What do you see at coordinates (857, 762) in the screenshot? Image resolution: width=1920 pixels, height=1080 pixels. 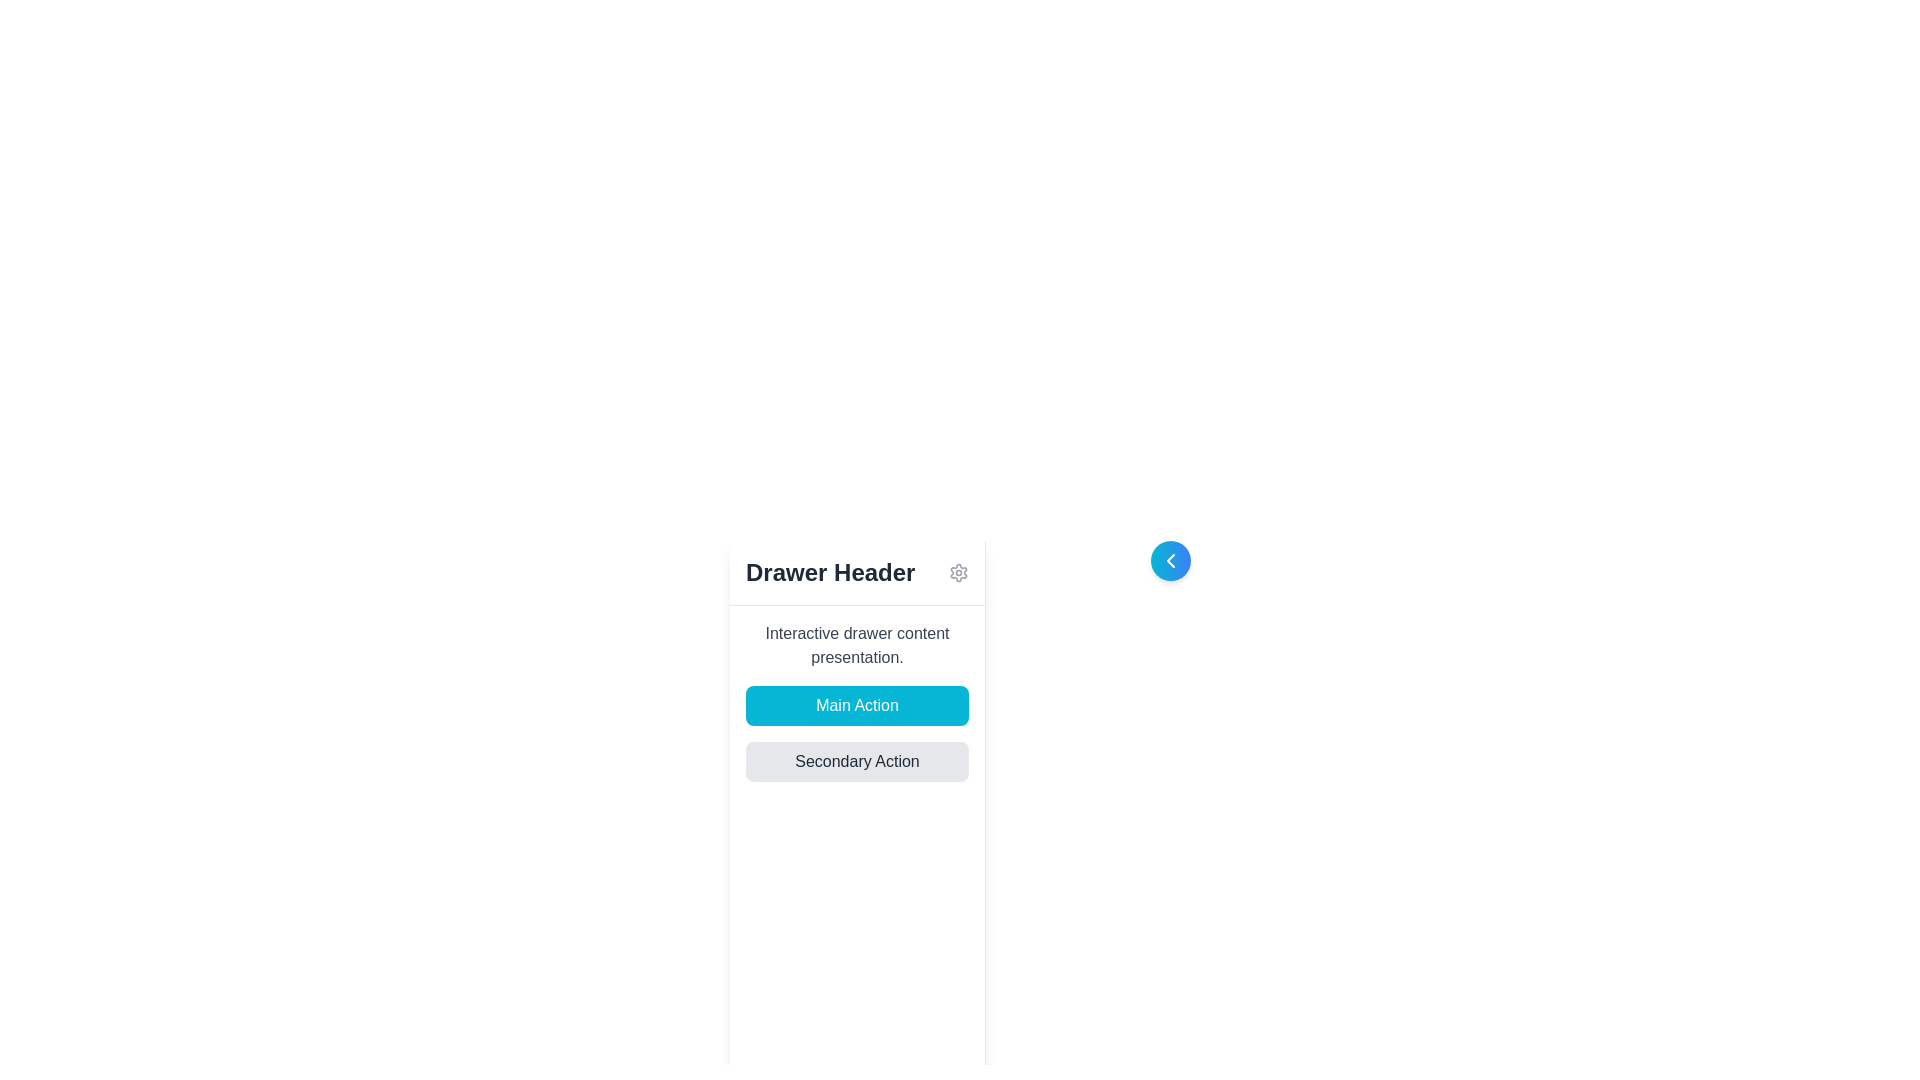 I see `the 'Secondary Action' button, which is the second button in the drawer` at bounding box center [857, 762].